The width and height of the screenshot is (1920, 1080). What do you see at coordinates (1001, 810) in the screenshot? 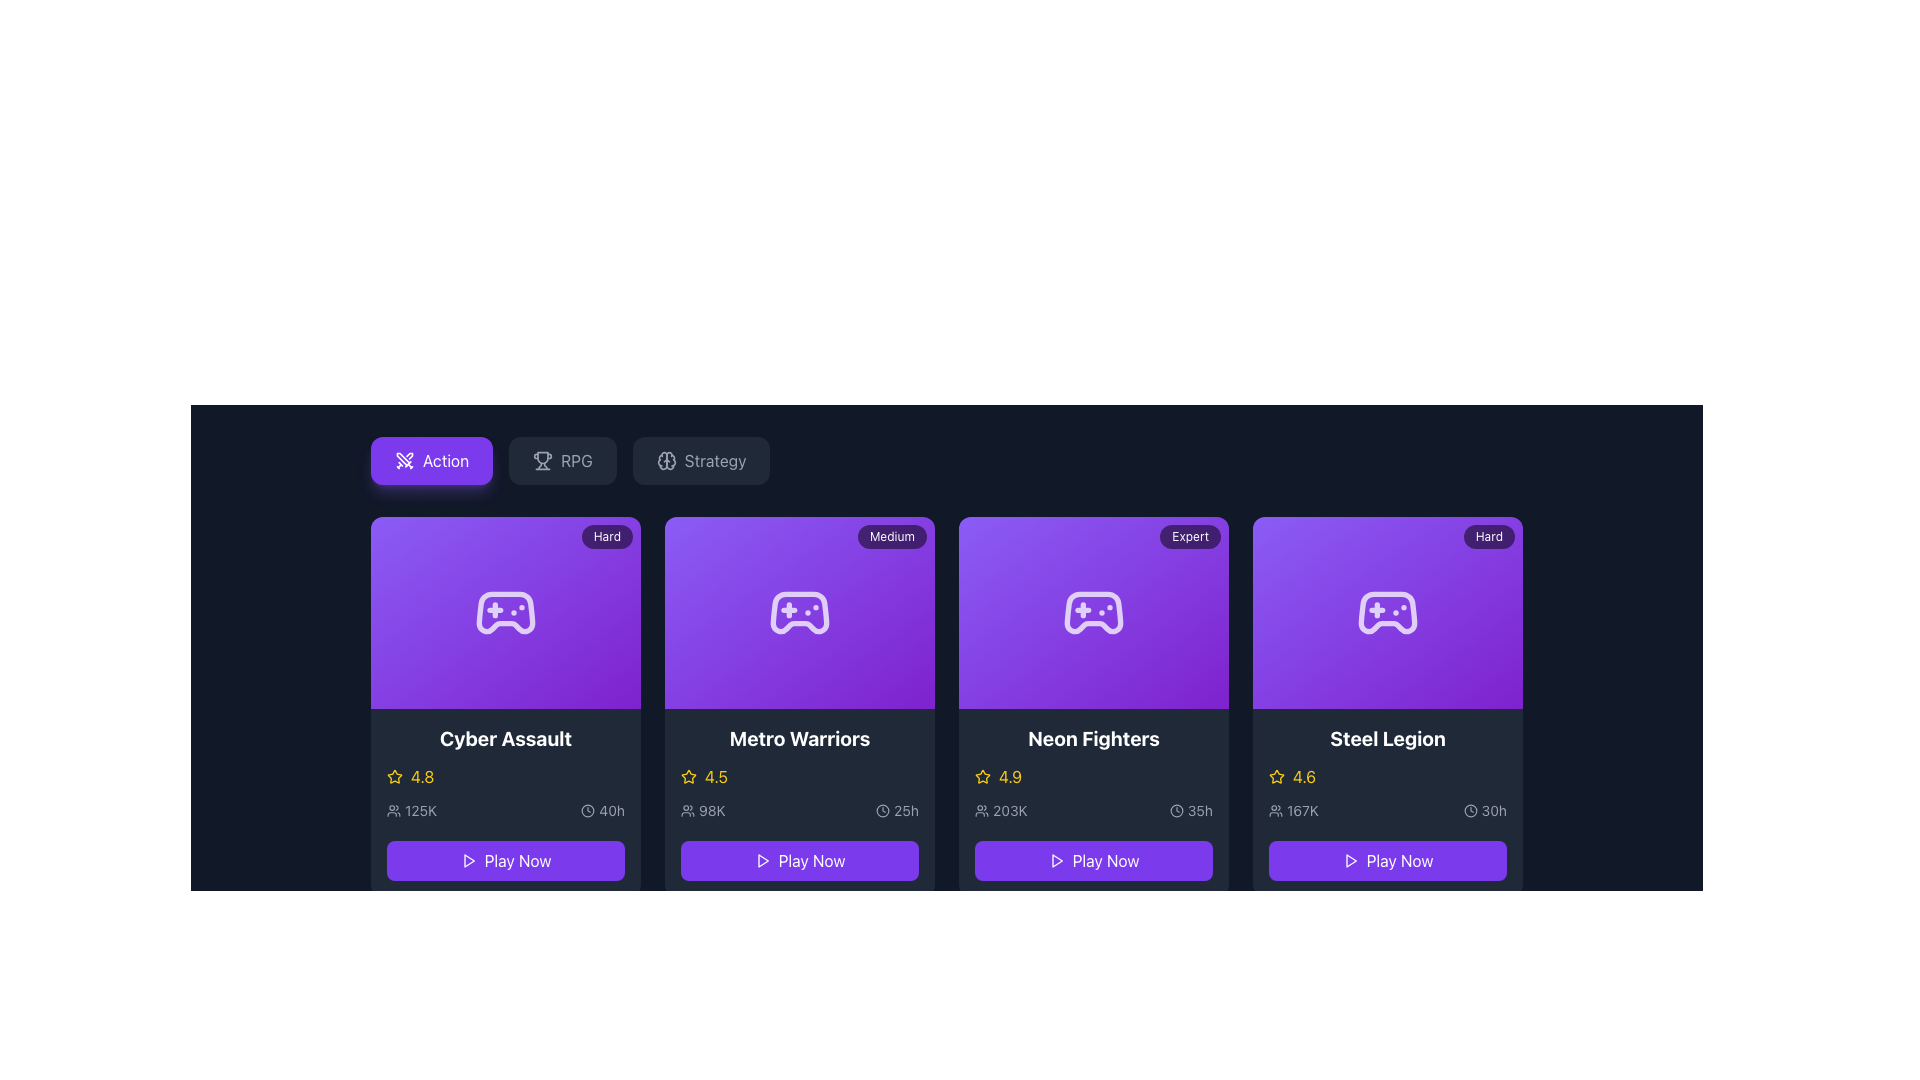
I see `the text element displaying '203K' next to the user icon in the lower section of the 'Neon Fighters' card` at bounding box center [1001, 810].